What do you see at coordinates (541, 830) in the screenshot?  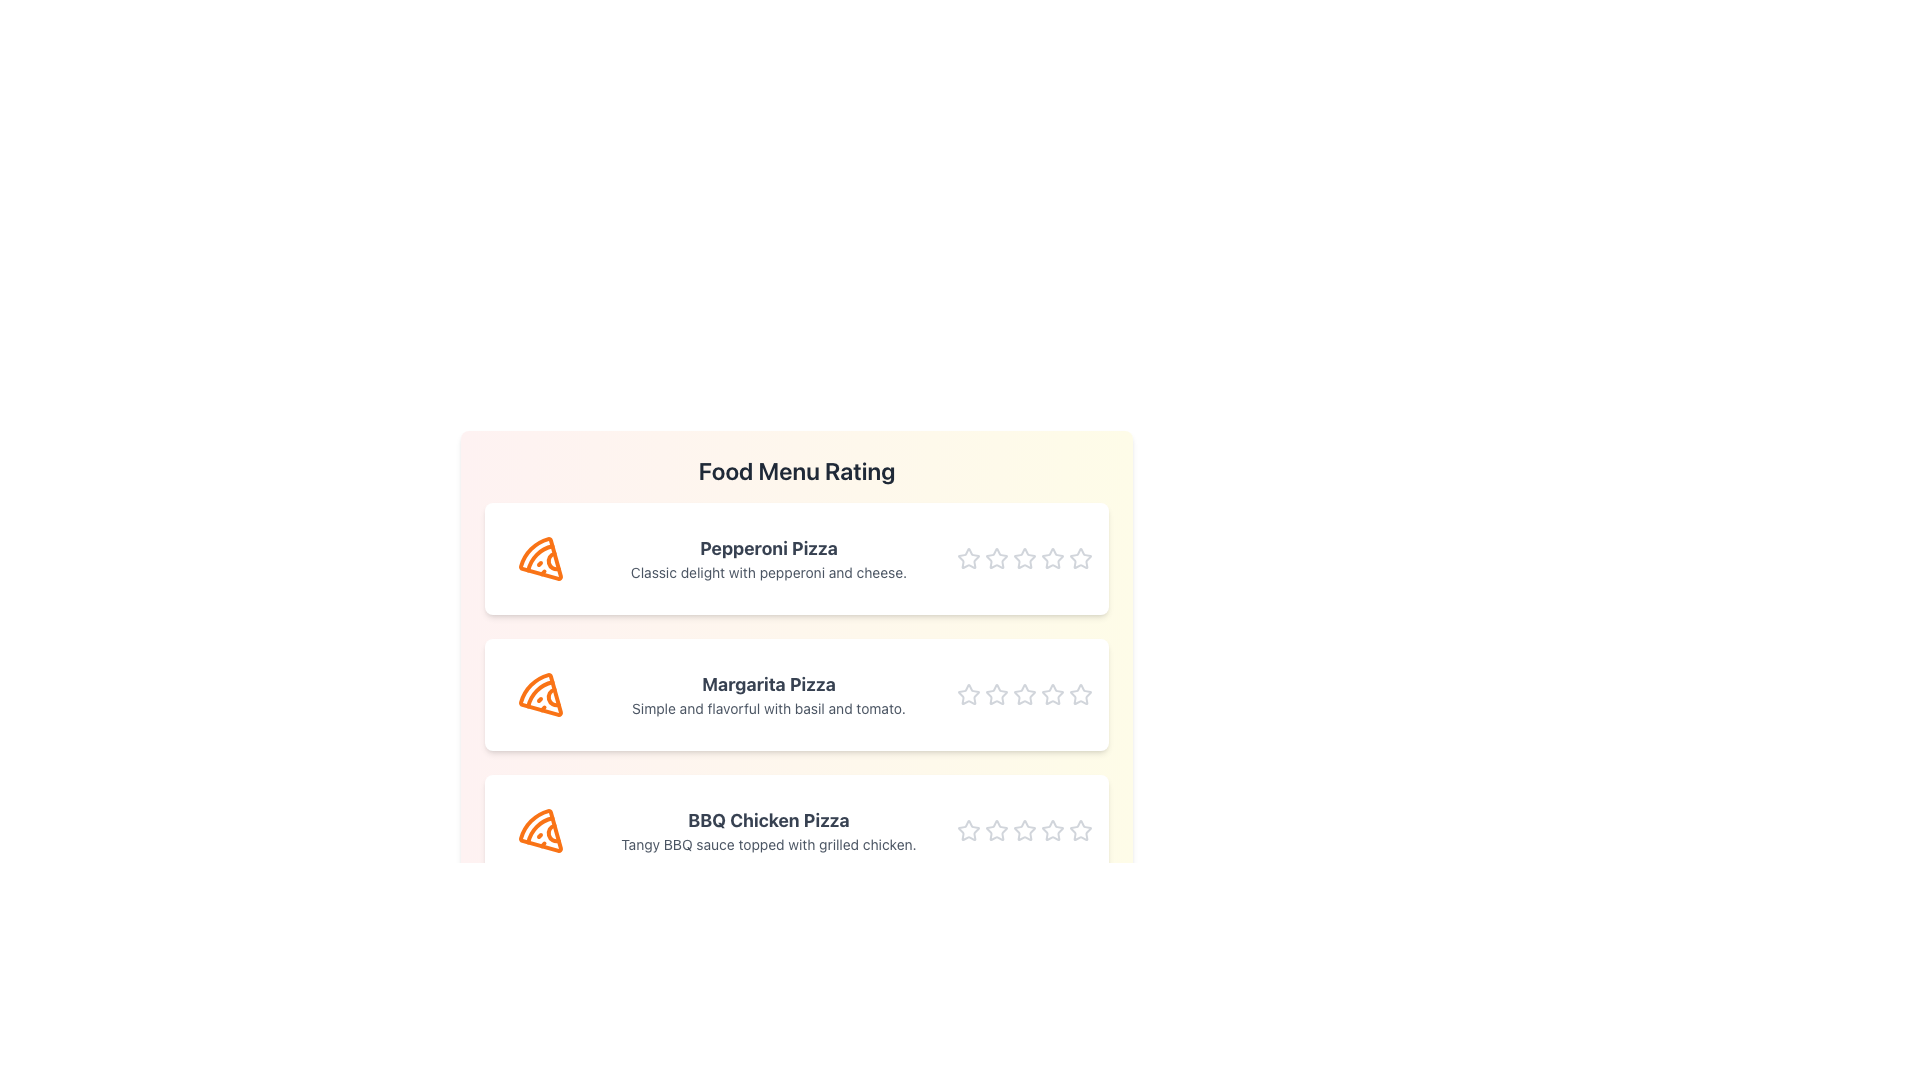 I see `the pizza slice icon located at the bottom left of the 'BBQ Chicken Pizza' panel in the food menu UI` at bounding box center [541, 830].